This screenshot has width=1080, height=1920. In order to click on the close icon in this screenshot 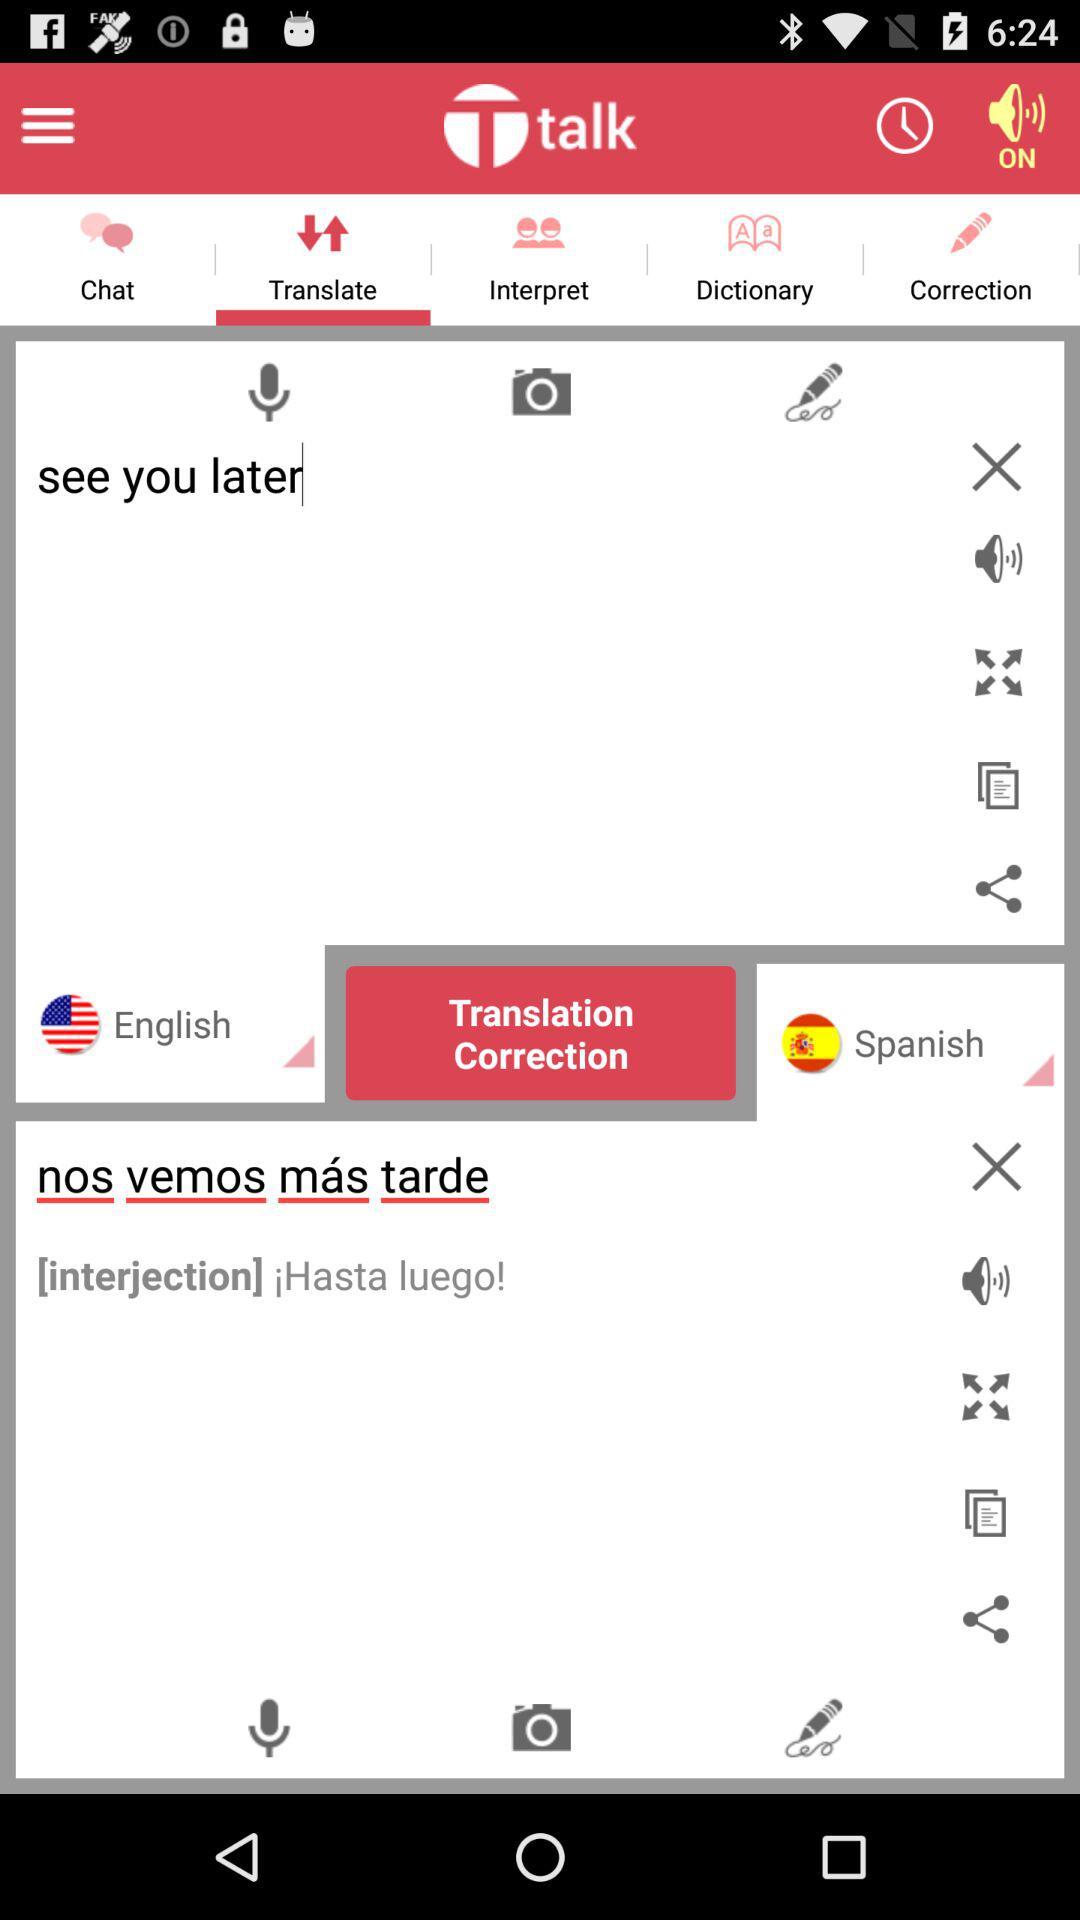, I will do `click(990, 1285)`.